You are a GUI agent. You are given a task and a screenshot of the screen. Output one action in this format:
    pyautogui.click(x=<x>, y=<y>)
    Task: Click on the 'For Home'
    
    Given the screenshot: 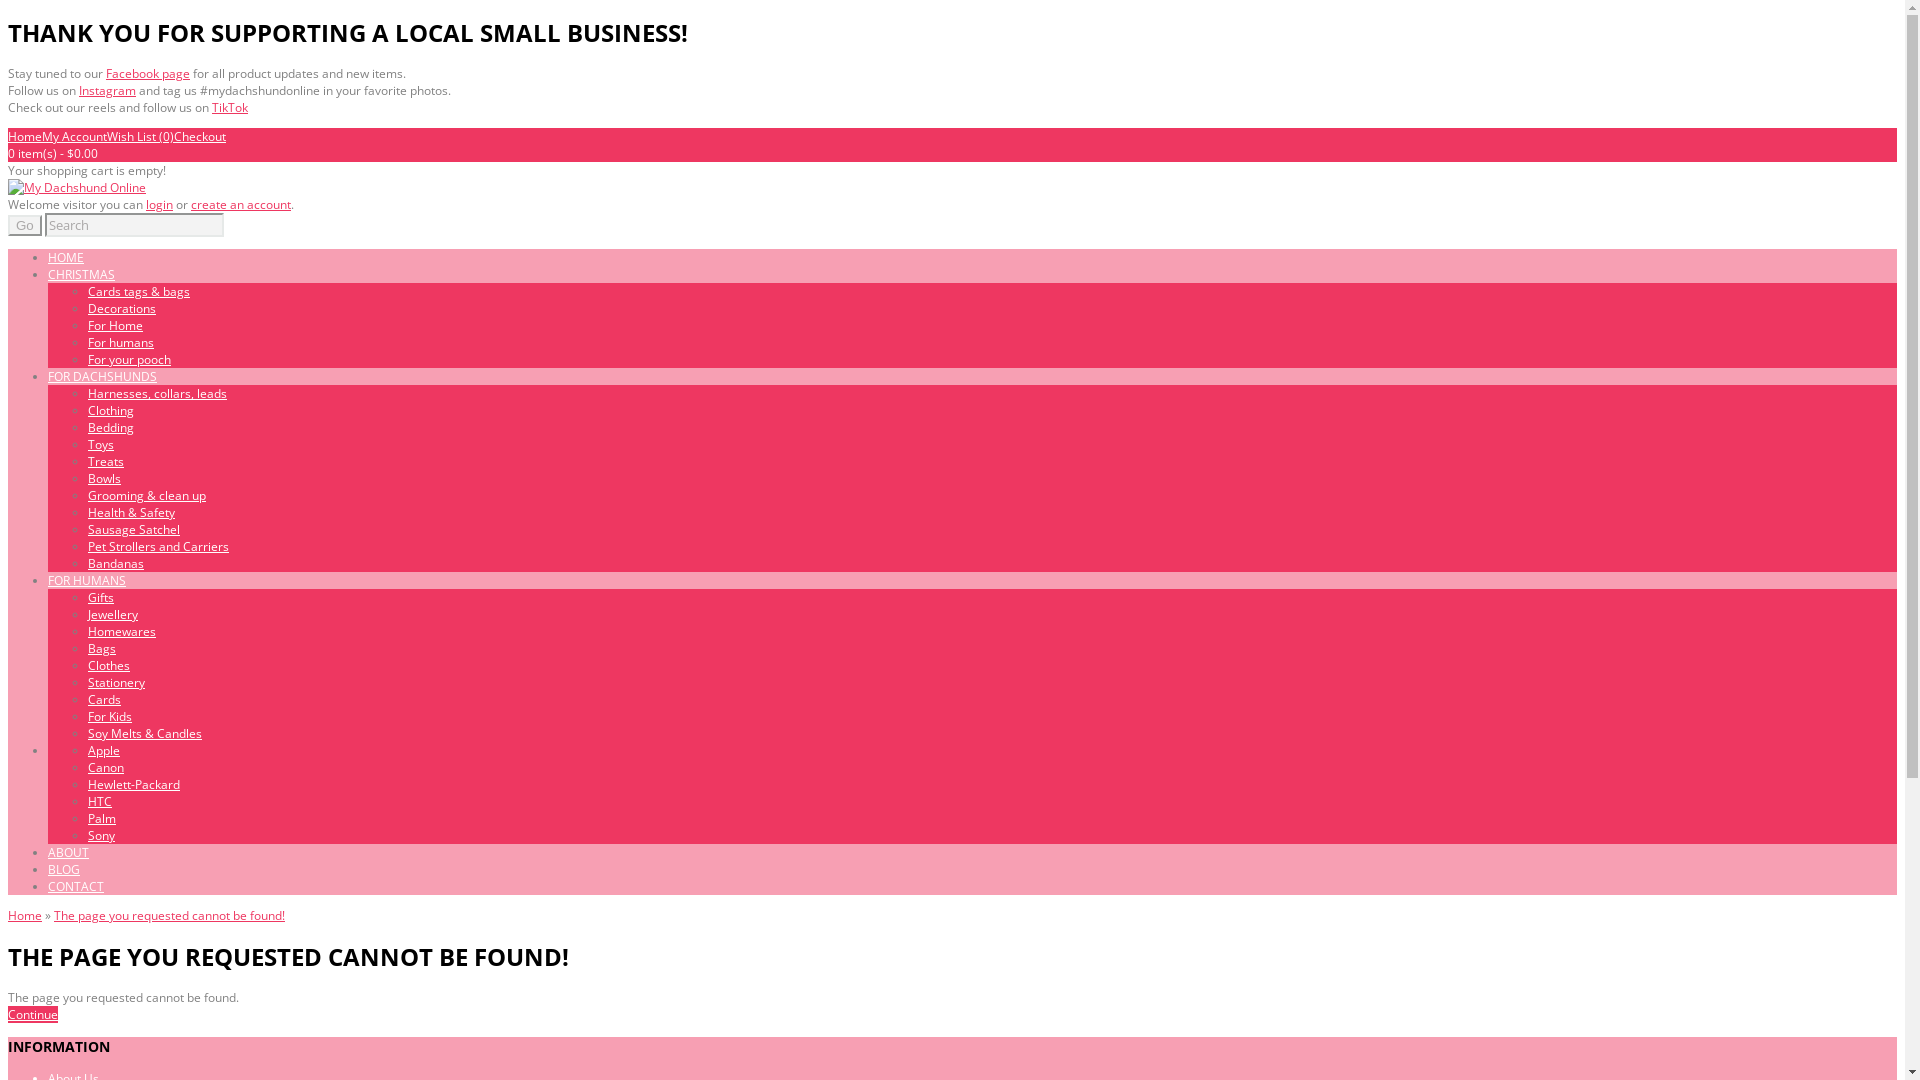 What is the action you would take?
    pyautogui.click(x=86, y=324)
    